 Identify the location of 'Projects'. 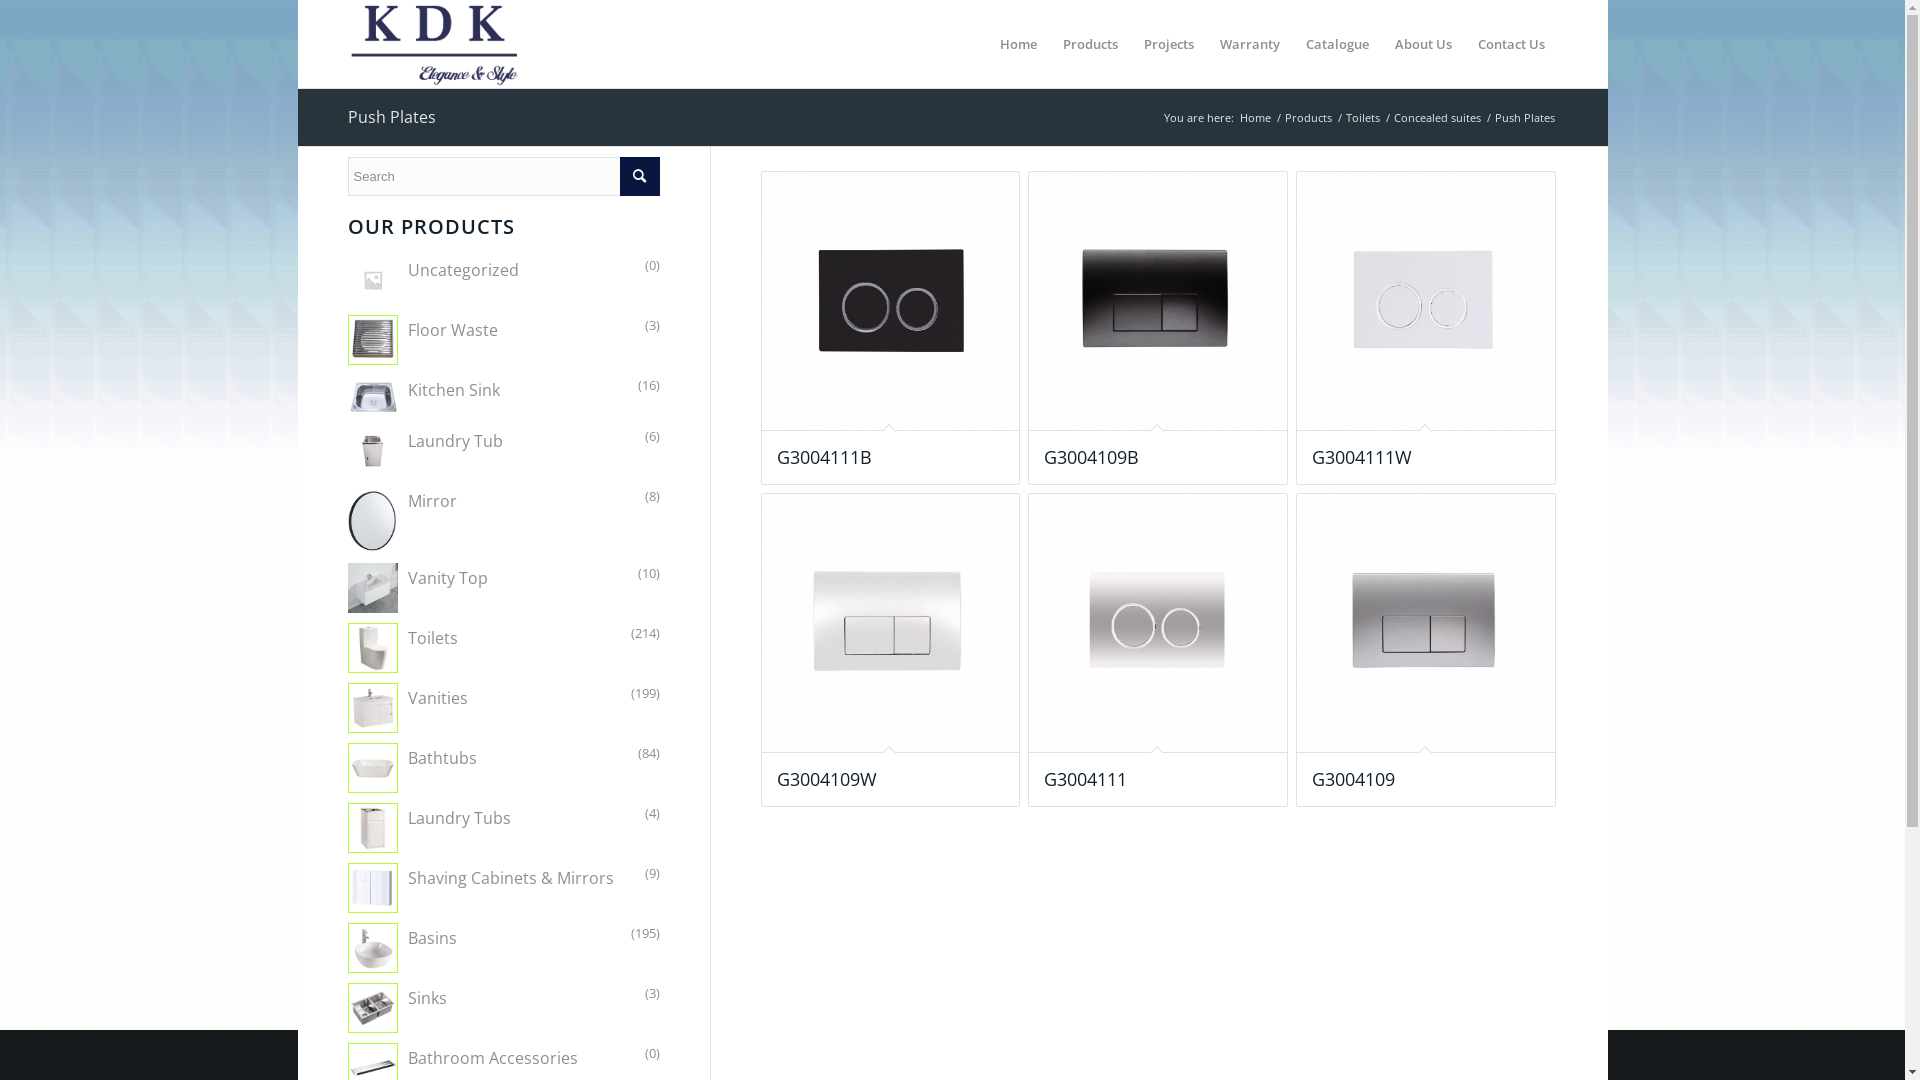
(1129, 43).